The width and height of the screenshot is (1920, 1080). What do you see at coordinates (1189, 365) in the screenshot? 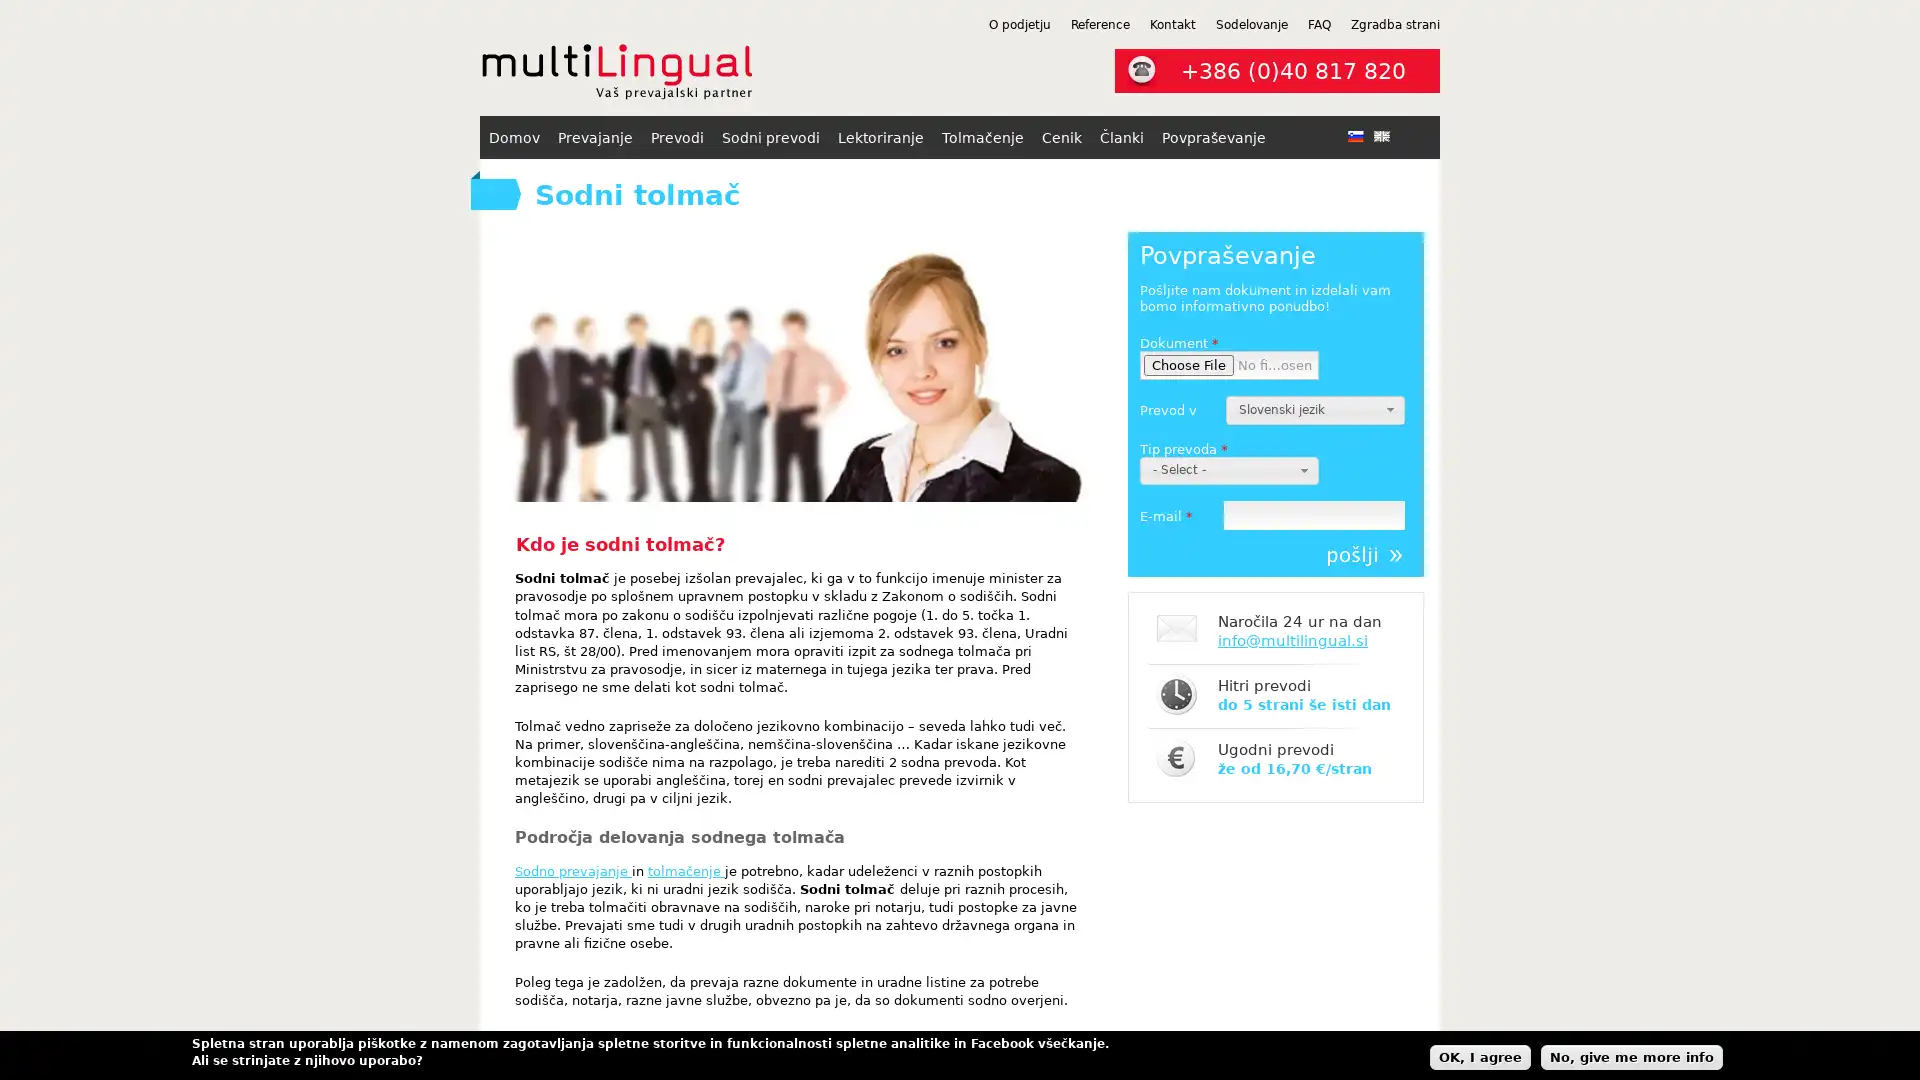
I see `Choose File` at bounding box center [1189, 365].